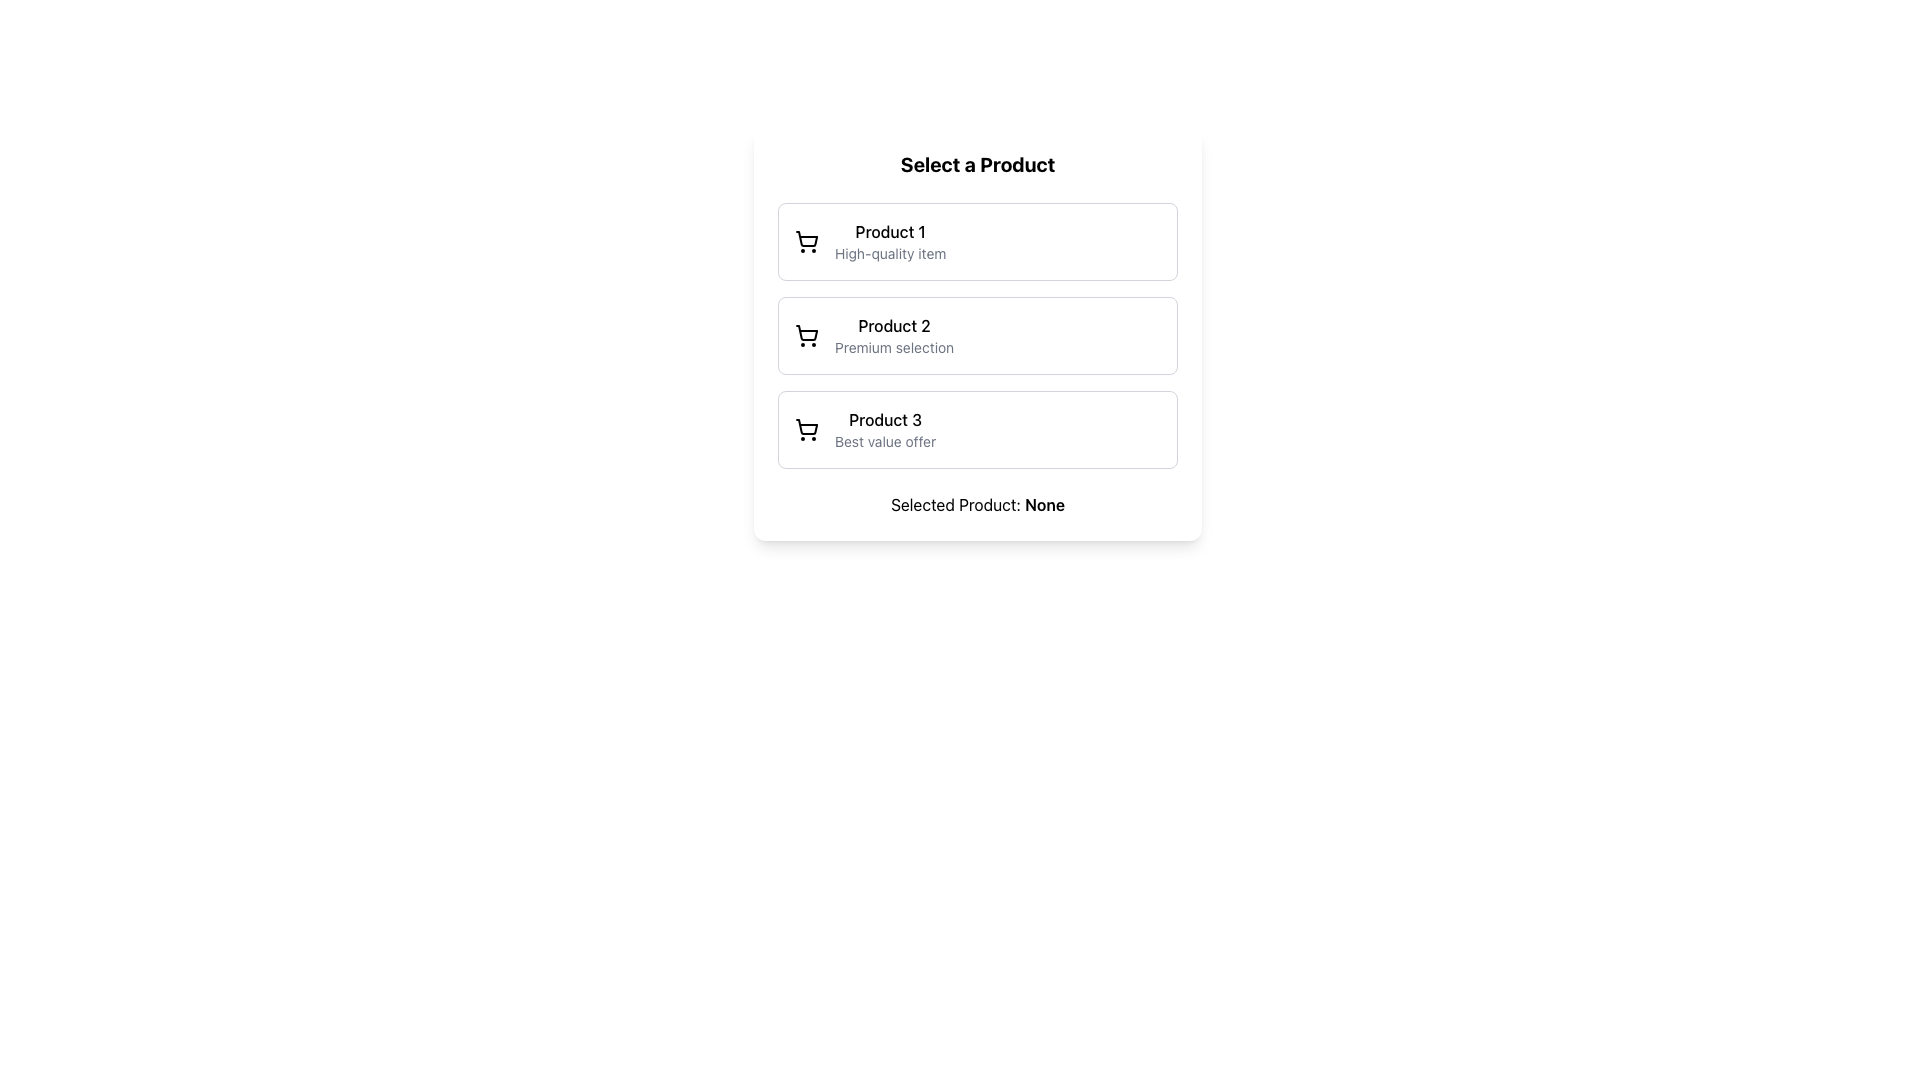 Image resolution: width=1920 pixels, height=1080 pixels. What do you see at coordinates (889, 241) in the screenshot?
I see `the textual label displaying 'Product 1' and 'High-quality item', which is located under the header 'Select a Product' in the first row of a vertically stacked list` at bounding box center [889, 241].